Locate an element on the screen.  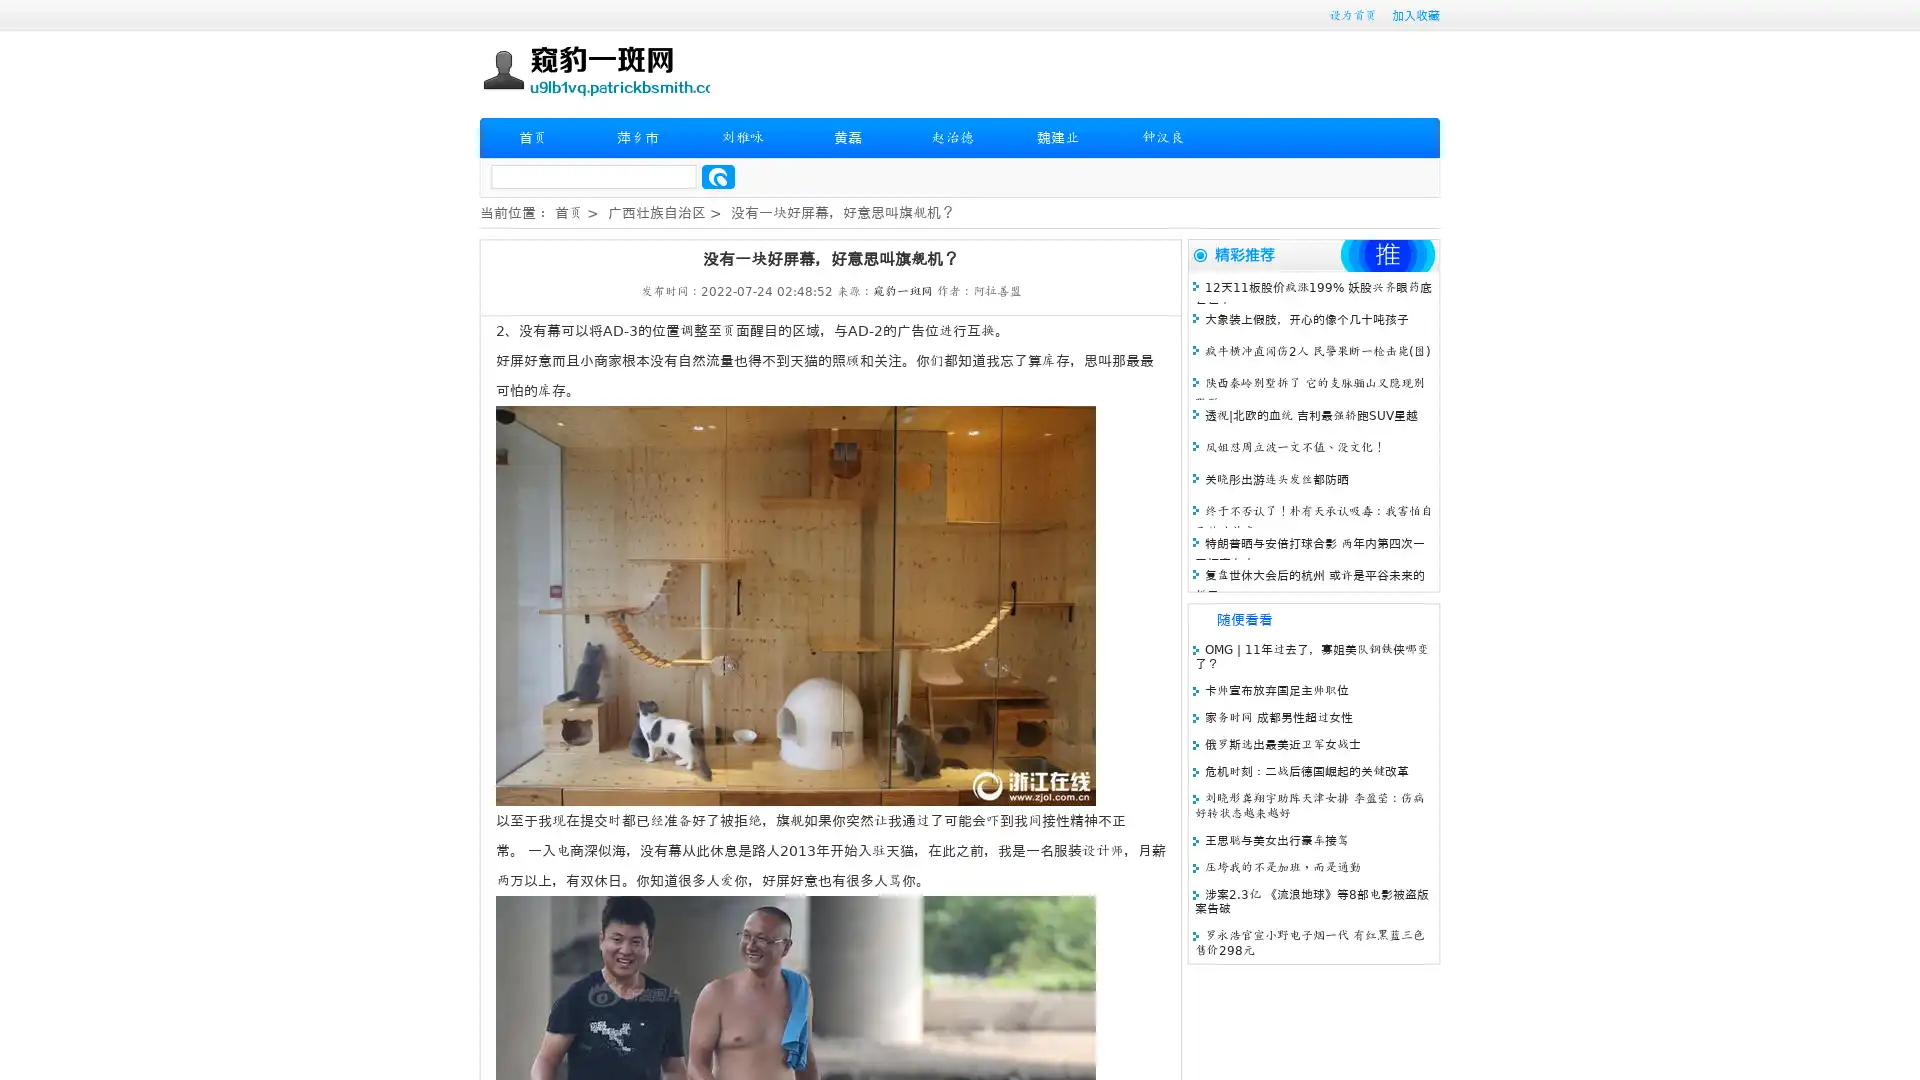
Search is located at coordinates (718, 176).